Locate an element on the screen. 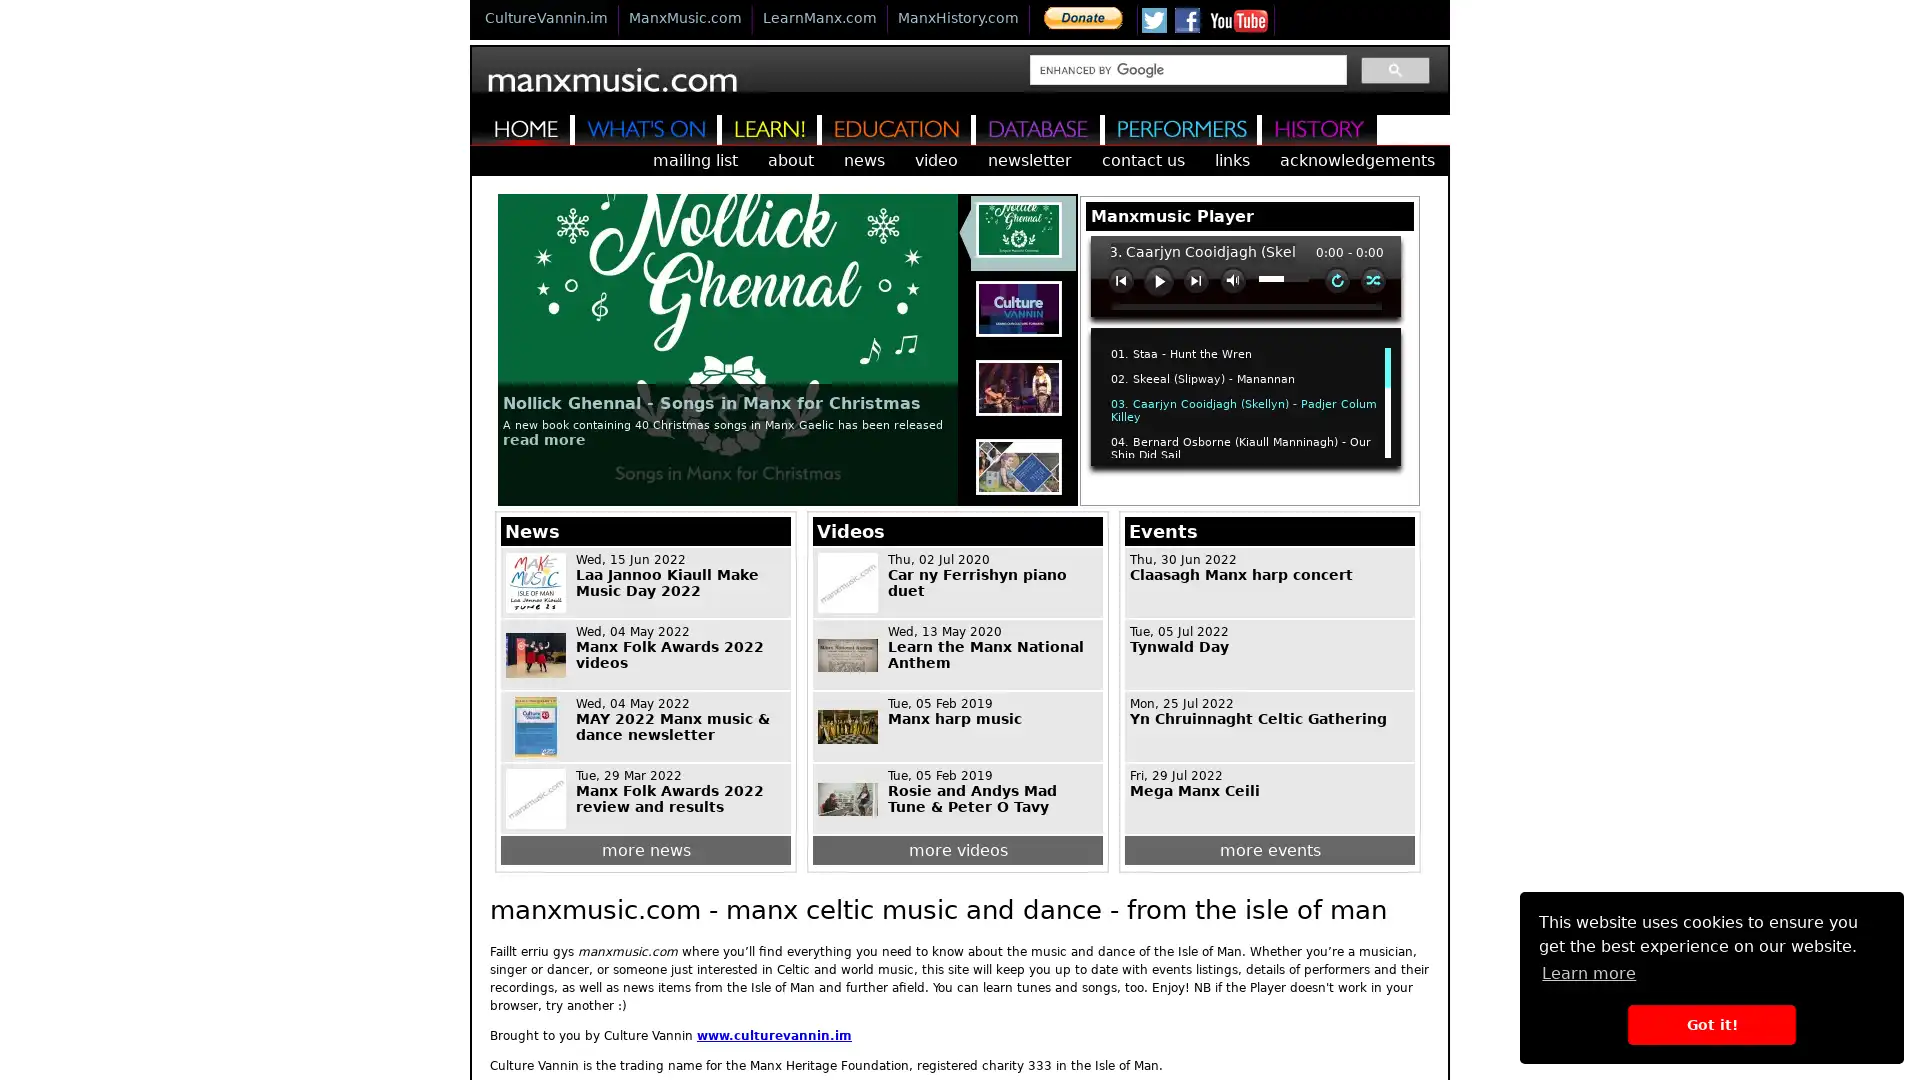 The image size is (1920, 1080). dismiss cookie message is located at coordinates (1710, 1024).